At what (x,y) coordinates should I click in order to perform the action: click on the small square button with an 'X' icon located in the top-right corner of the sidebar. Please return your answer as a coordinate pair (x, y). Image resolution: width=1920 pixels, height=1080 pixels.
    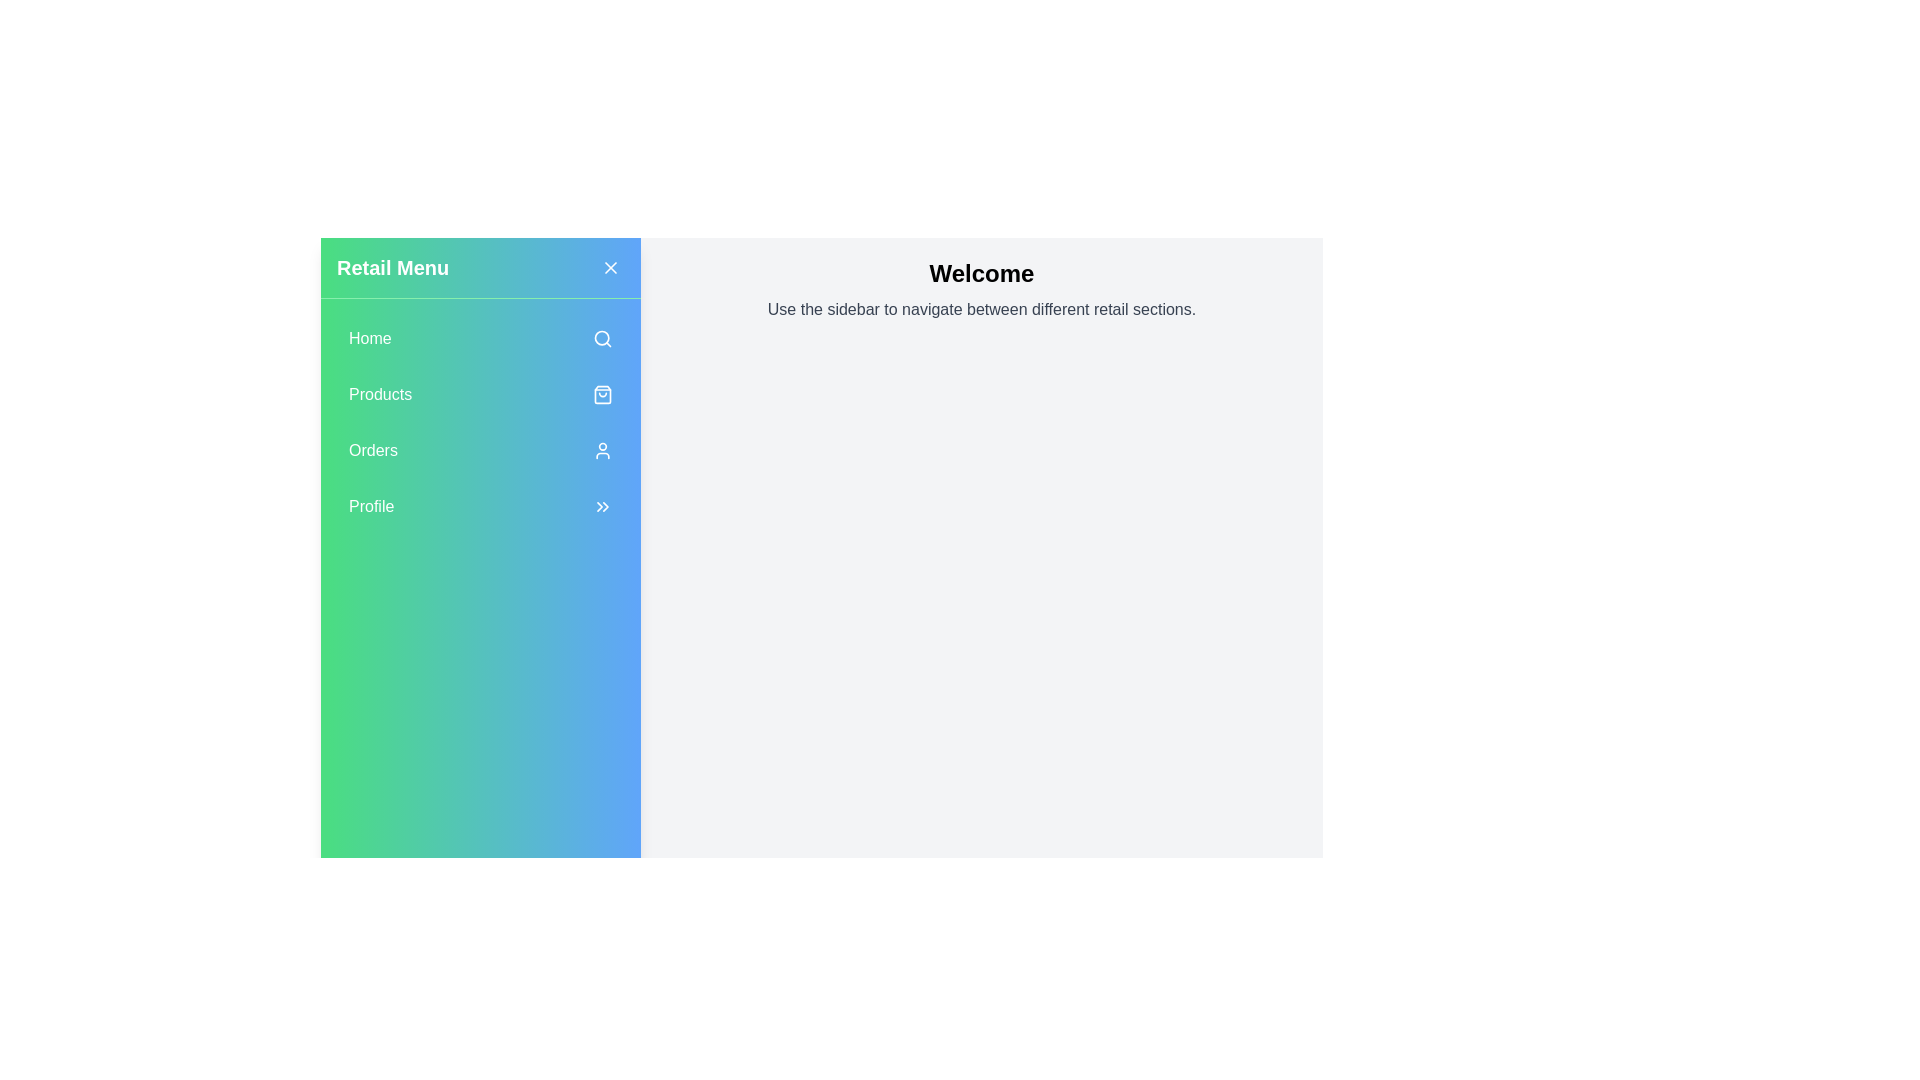
    Looking at the image, I should click on (609, 266).